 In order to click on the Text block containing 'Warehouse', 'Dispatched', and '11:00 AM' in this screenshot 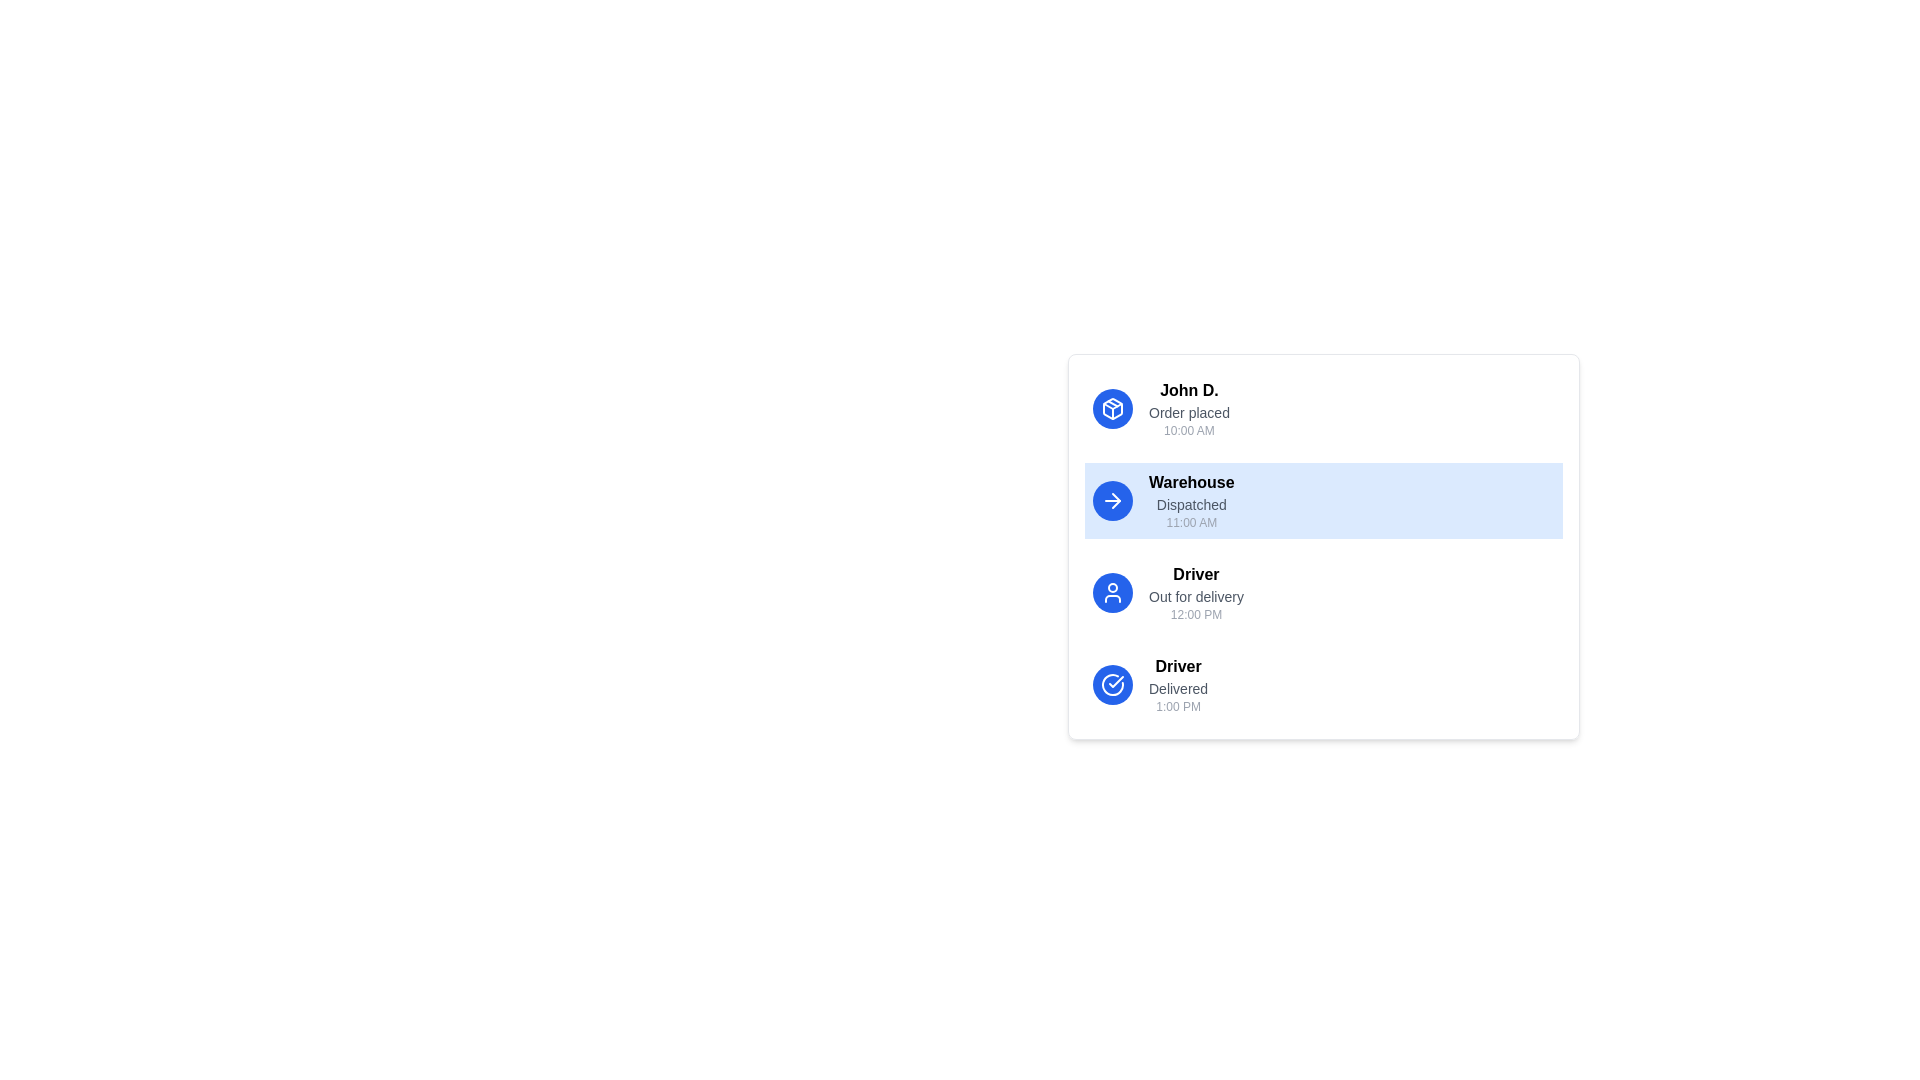, I will do `click(1191, 500)`.